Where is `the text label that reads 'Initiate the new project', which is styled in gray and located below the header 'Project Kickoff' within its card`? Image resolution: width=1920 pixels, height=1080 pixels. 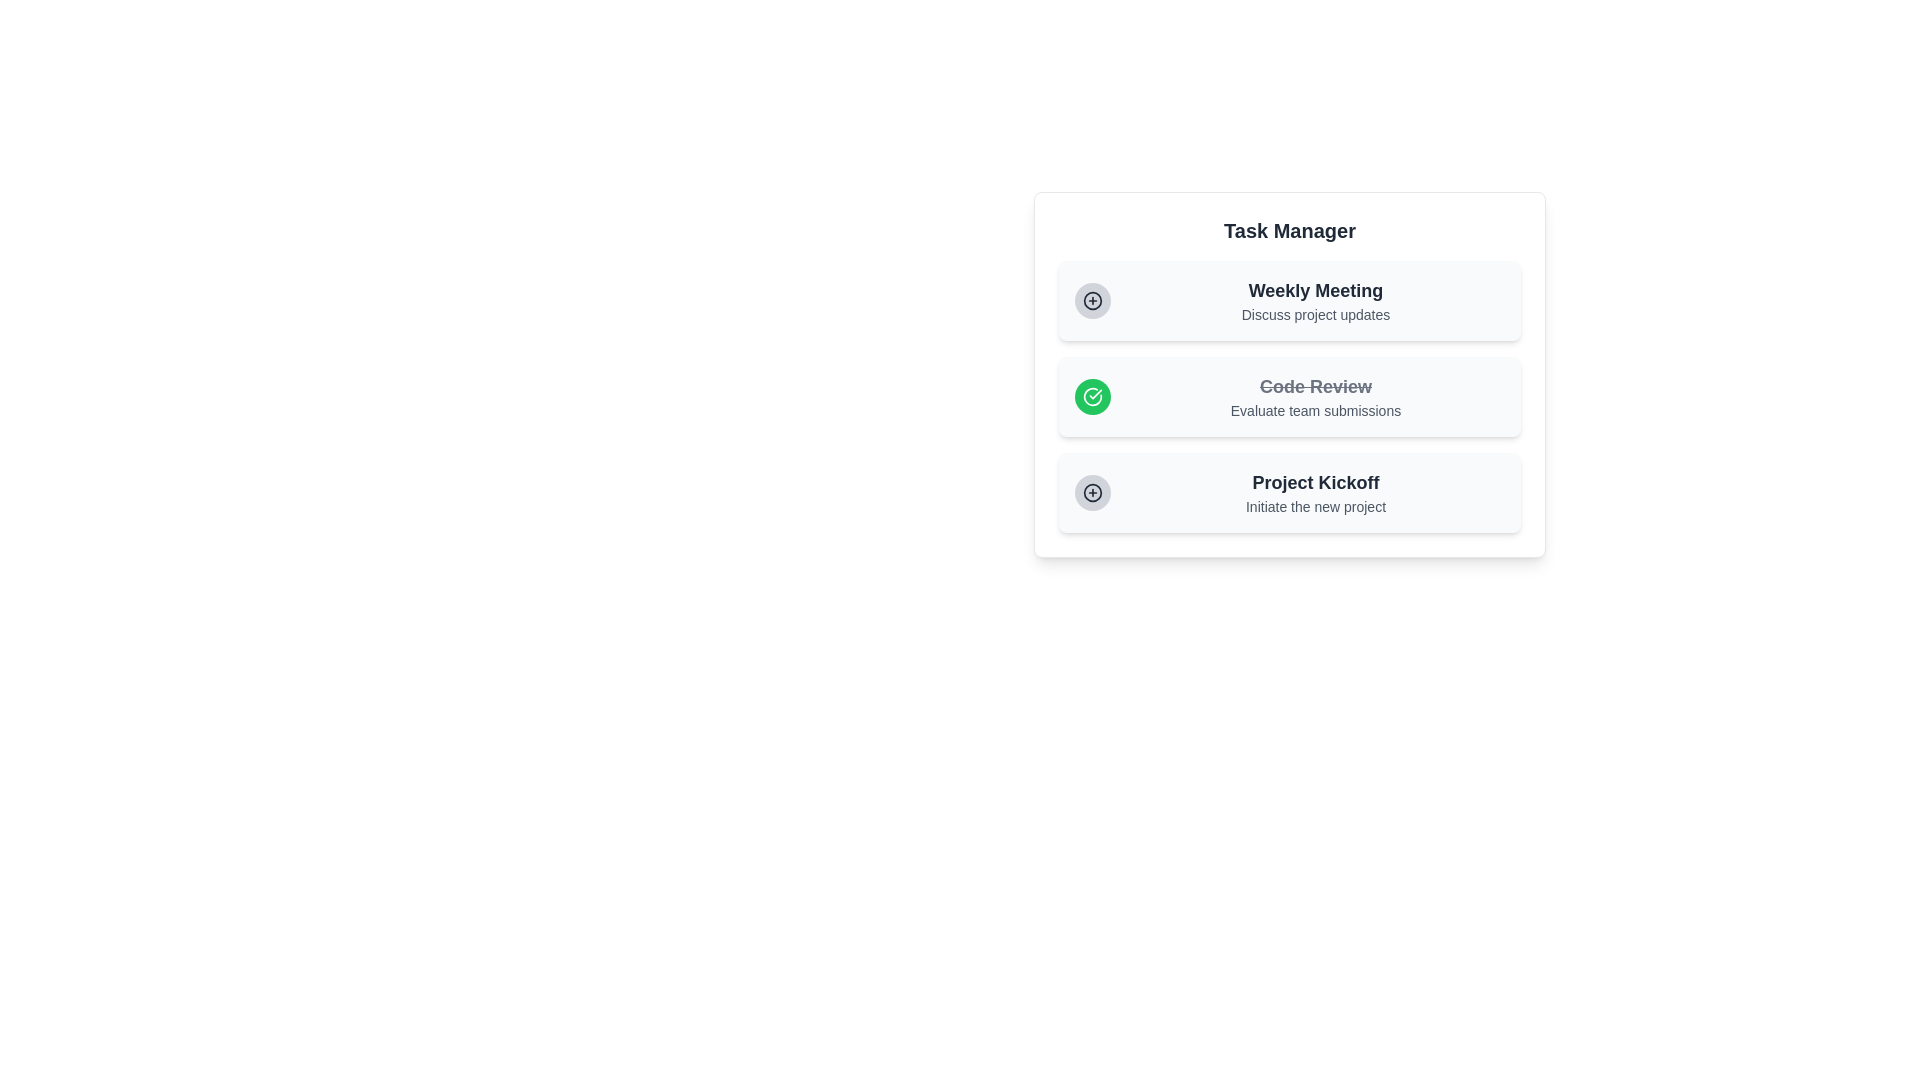
the text label that reads 'Initiate the new project', which is styled in gray and located below the header 'Project Kickoff' within its card is located at coordinates (1315, 505).